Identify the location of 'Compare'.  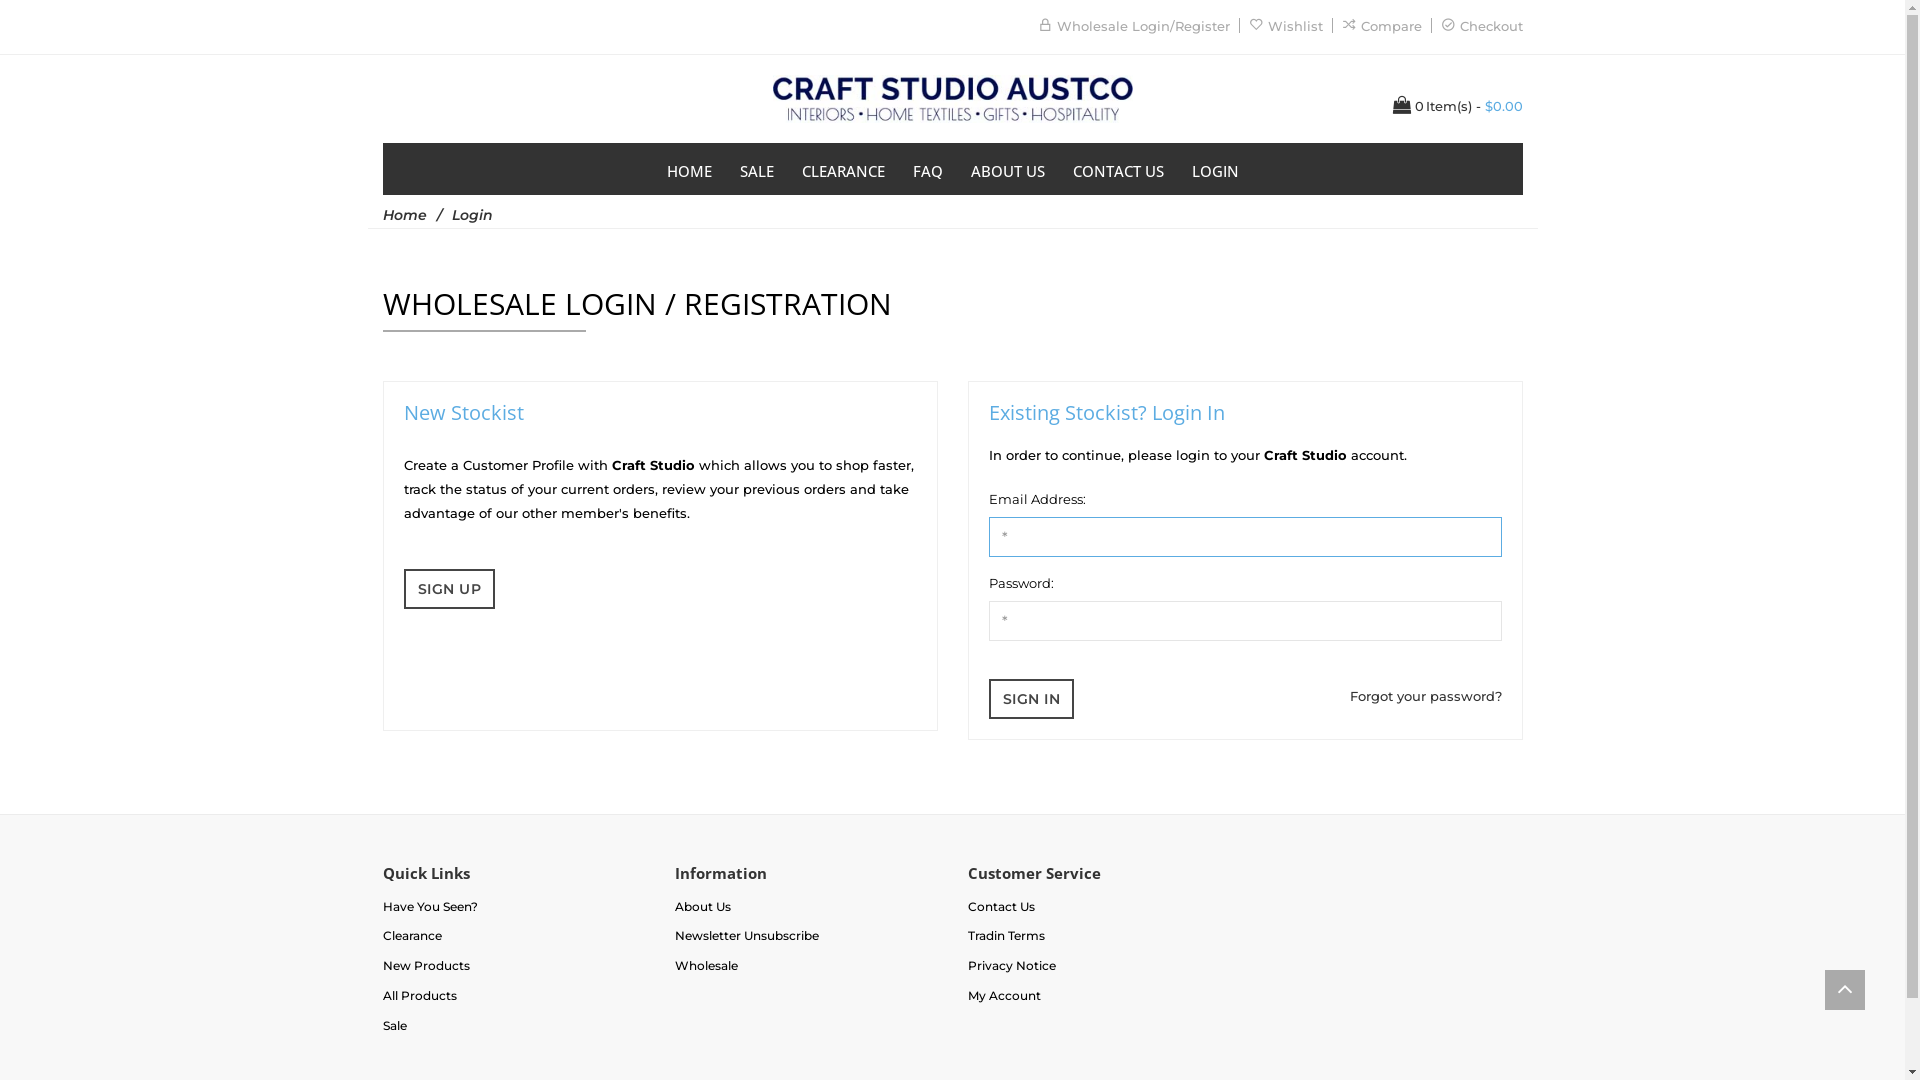
(1389, 26).